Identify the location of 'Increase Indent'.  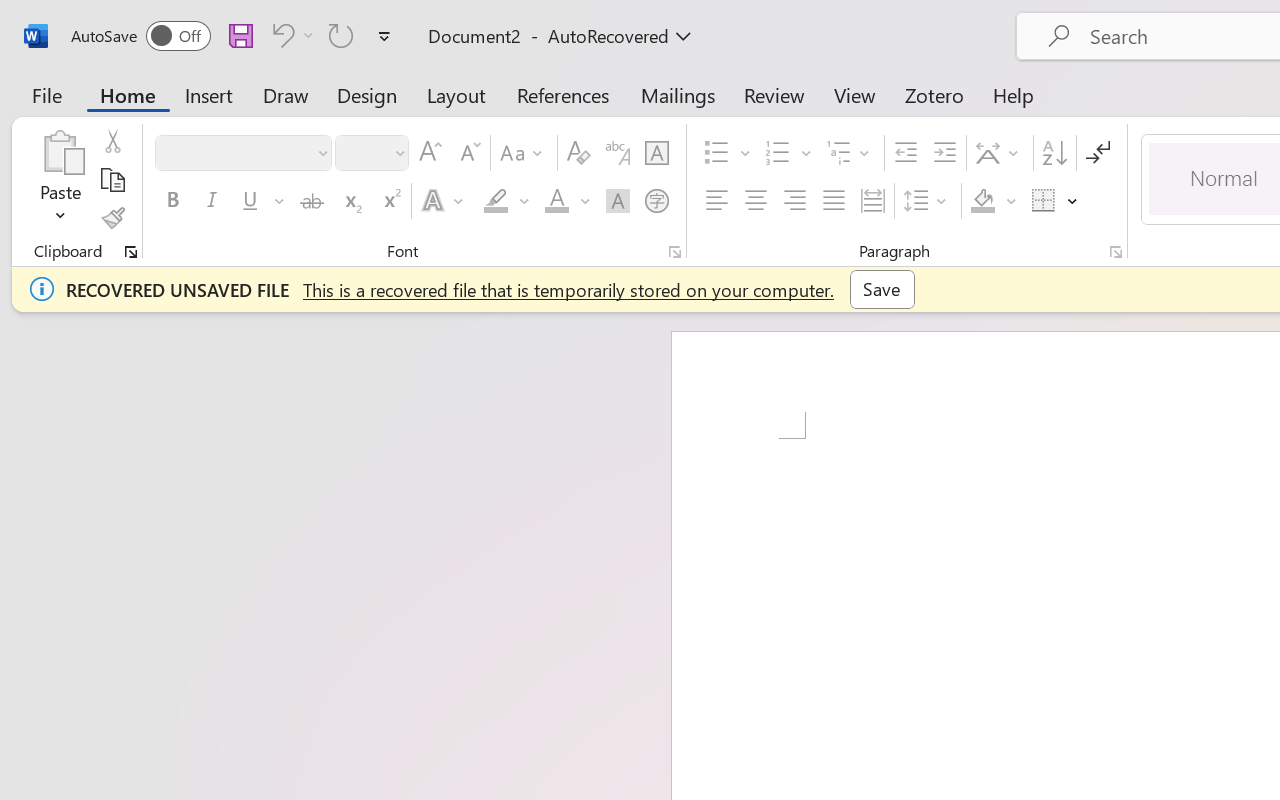
(943, 153).